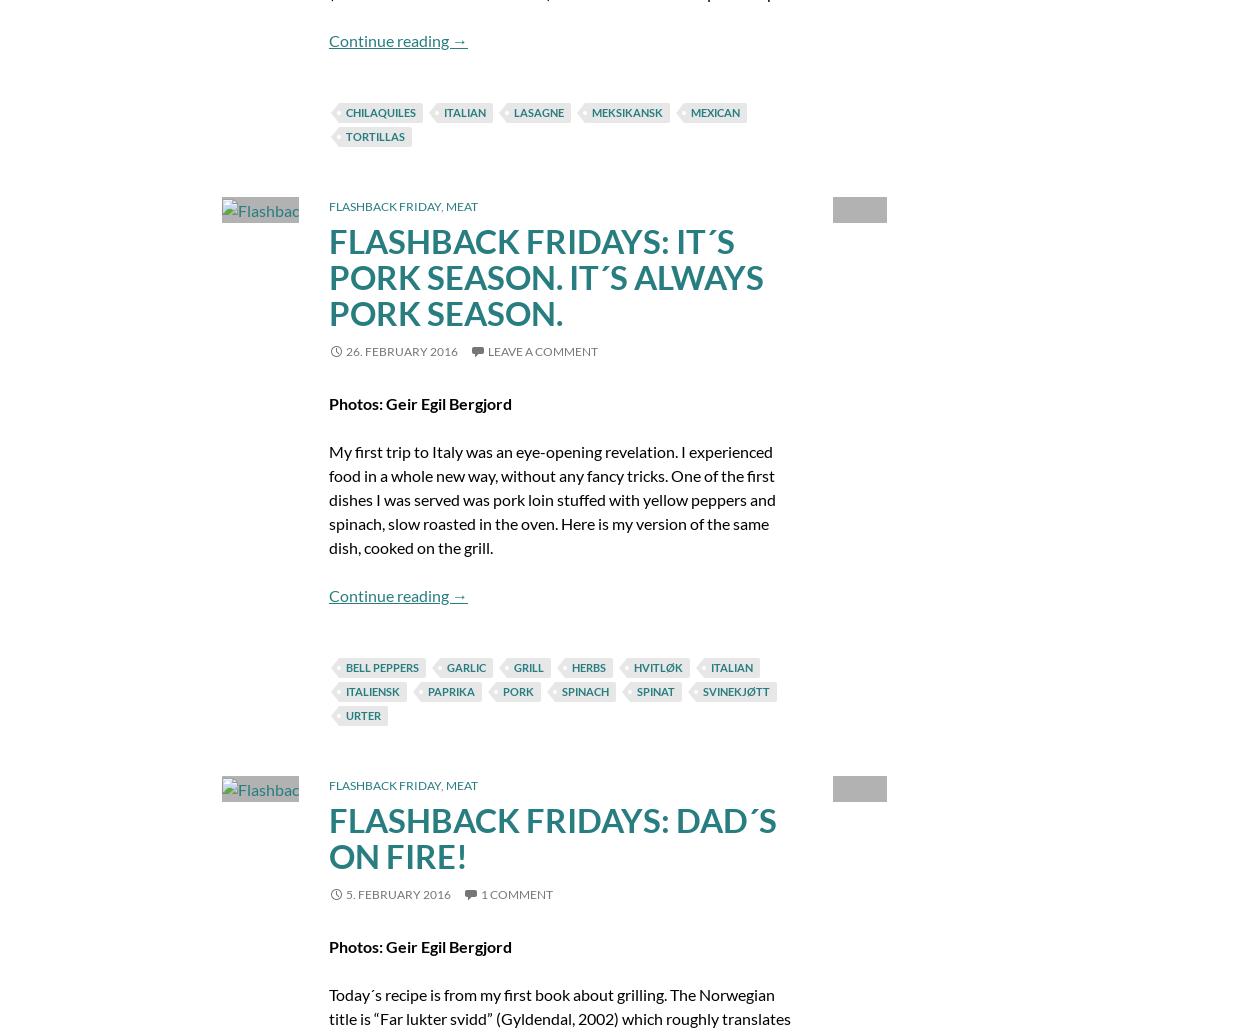  Describe the element at coordinates (344, 714) in the screenshot. I see `'urter'` at that location.